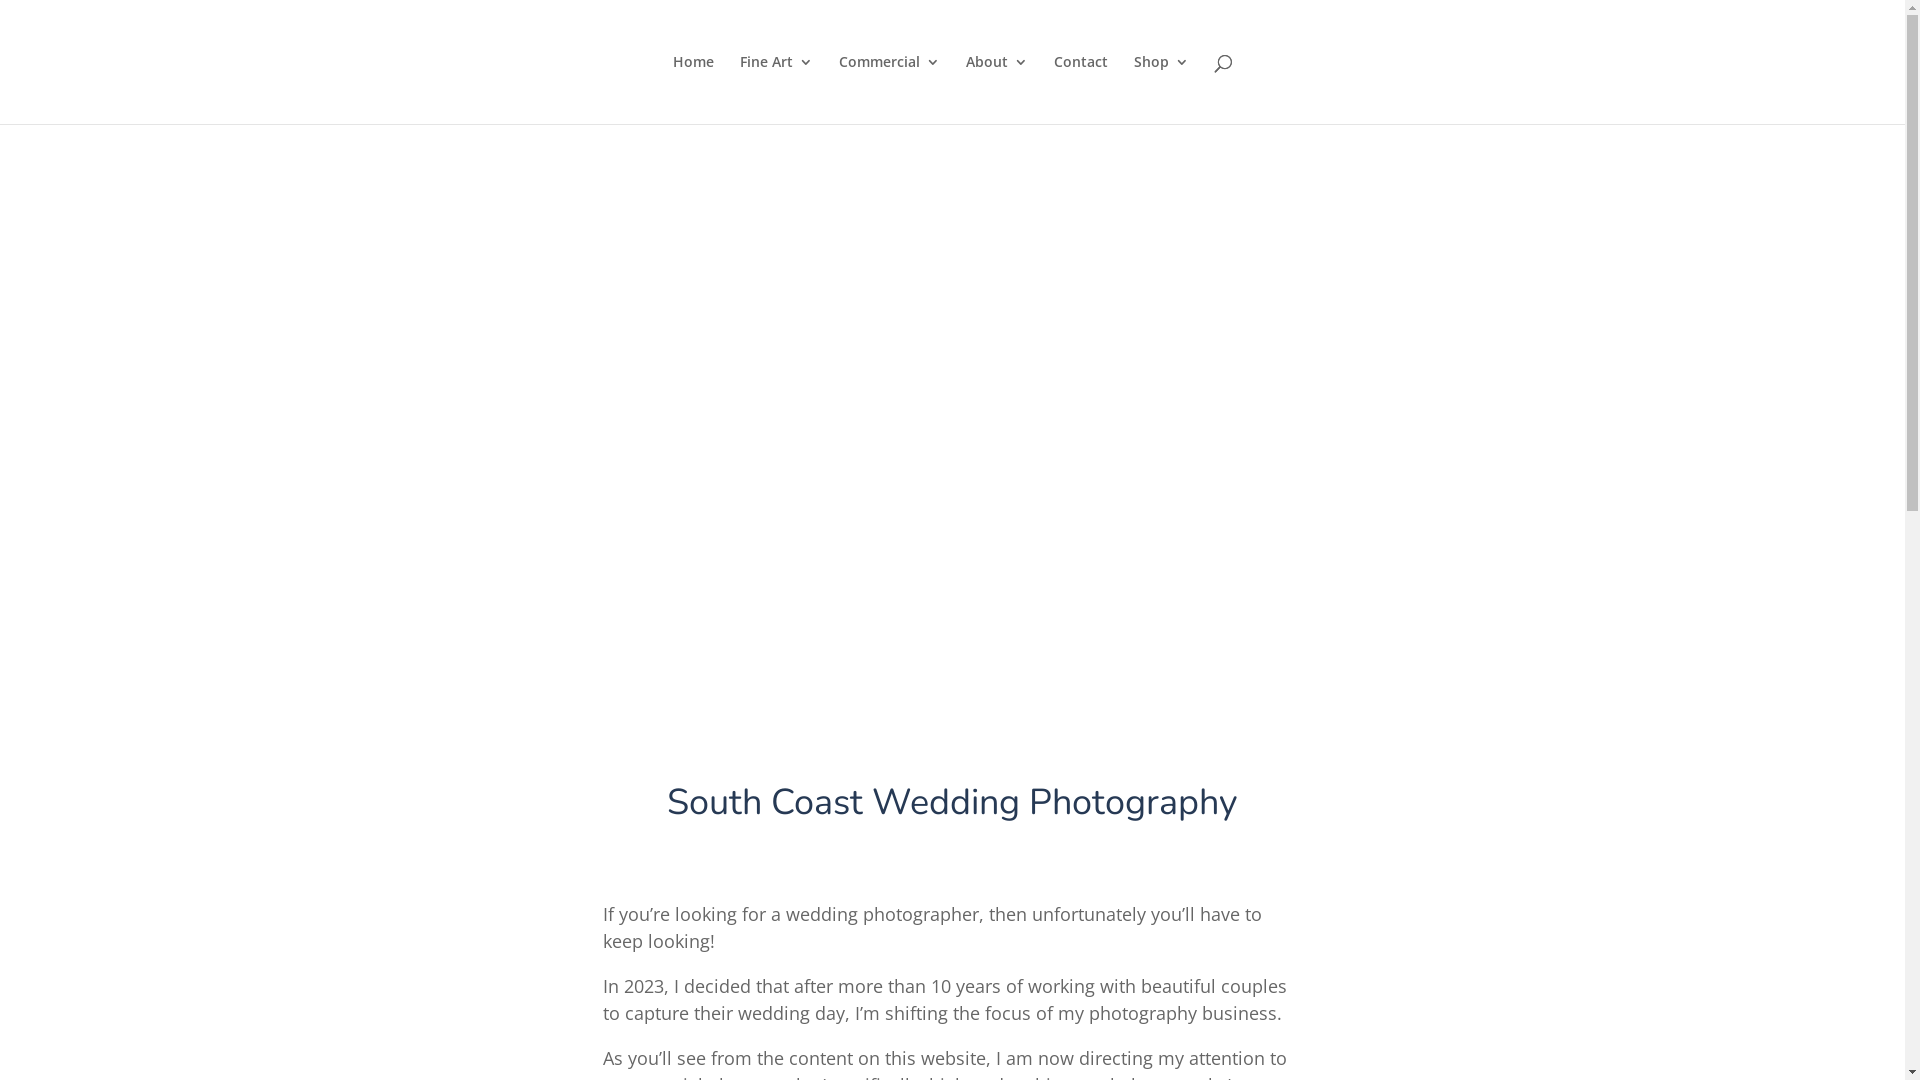 Image resolution: width=1920 pixels, height=1080 pixels. Describe the element at coordinates (1161, 88) in the screenshot. I see `'Shop'` at that location.